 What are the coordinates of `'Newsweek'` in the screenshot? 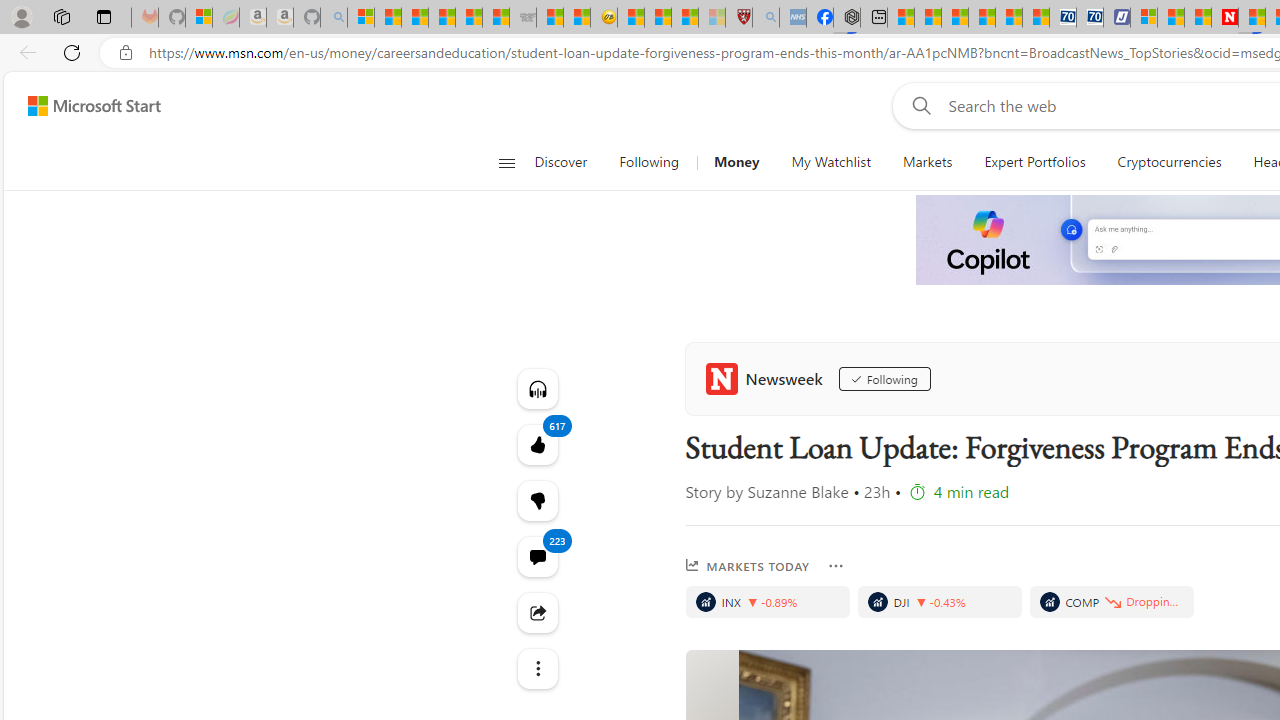 It's located at (767, 379).